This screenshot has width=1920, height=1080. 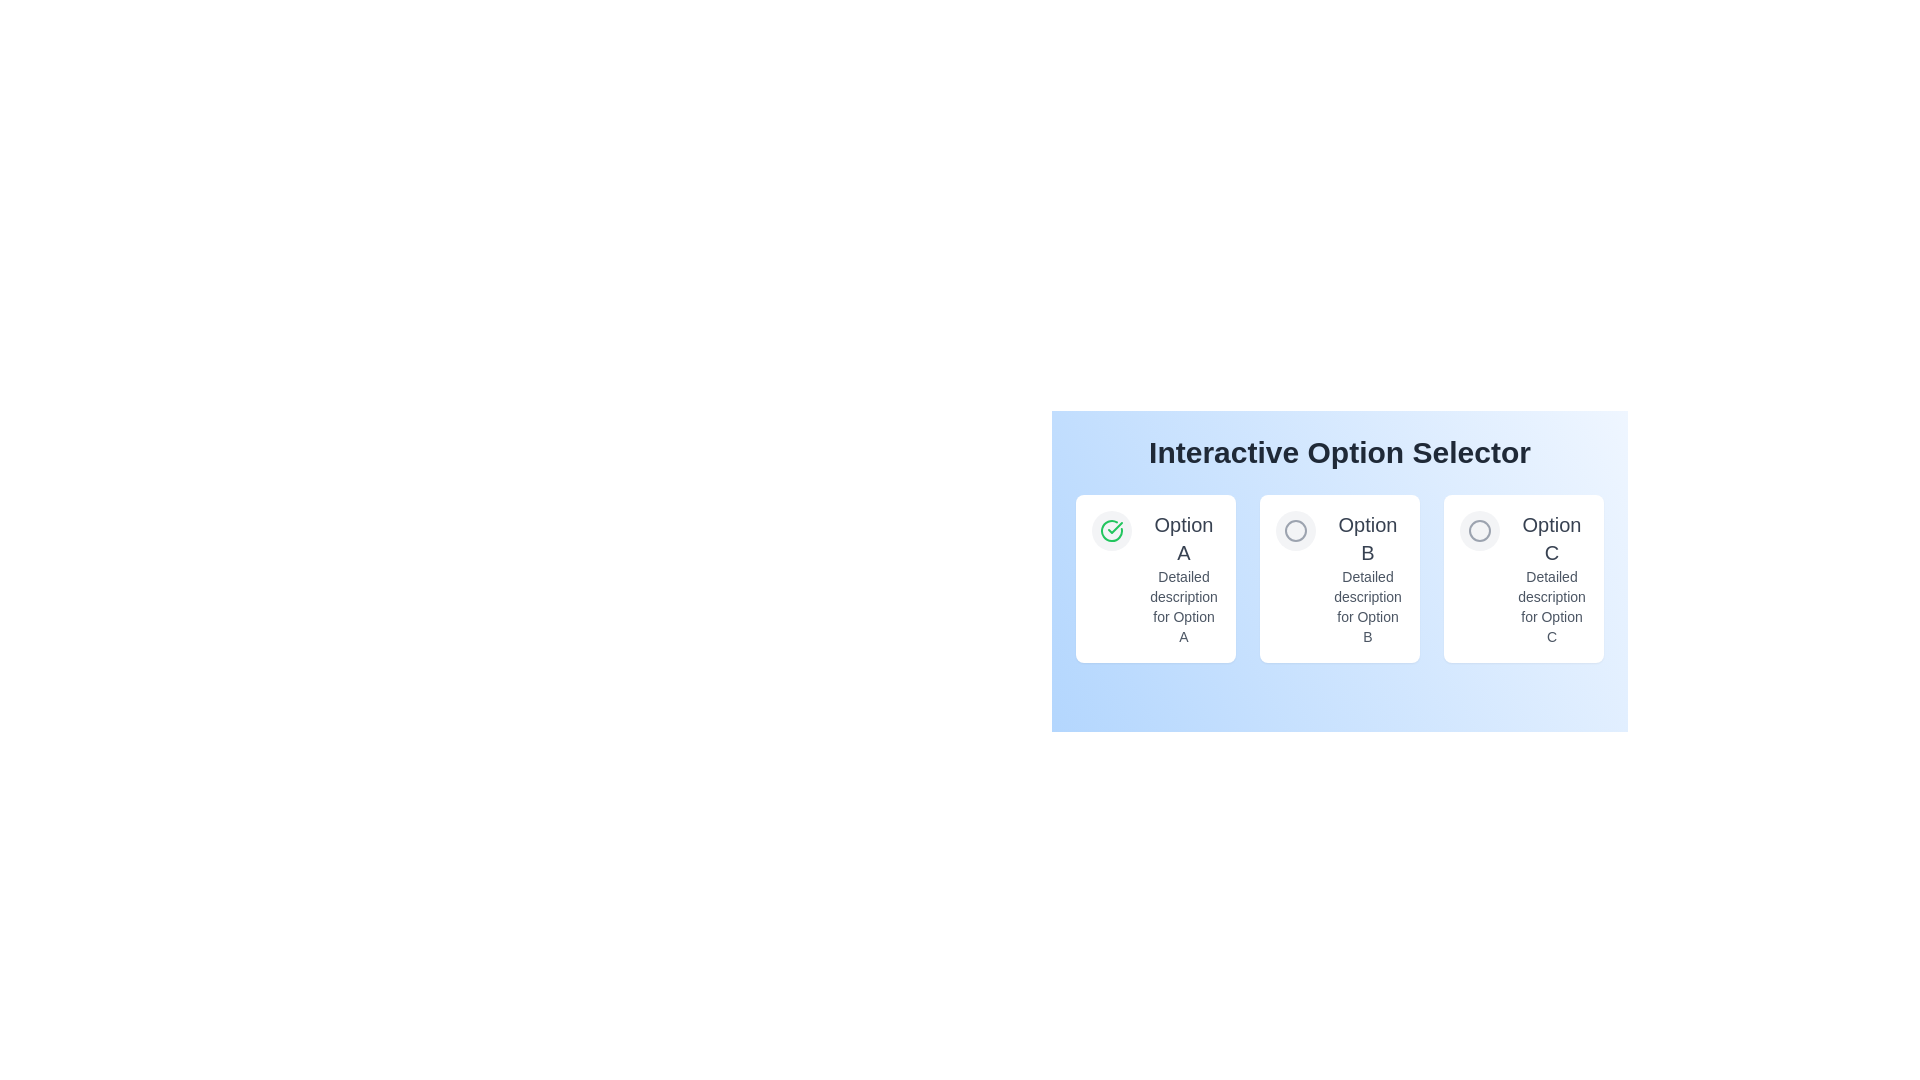 I want to click on the 'Option B' radio button in the interactive option selector to focus on it, so click(x=1339, y=559).